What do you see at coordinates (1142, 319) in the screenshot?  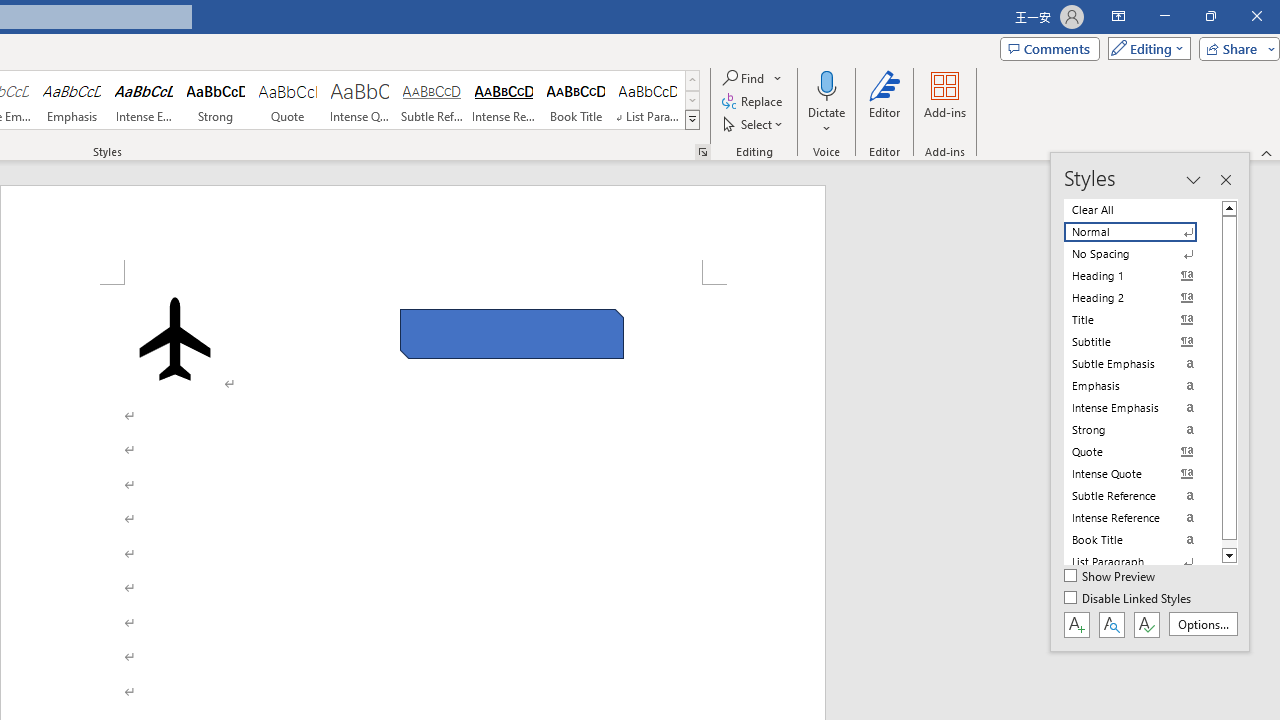 I see `'Title'` at bounding box center [1142, 319].